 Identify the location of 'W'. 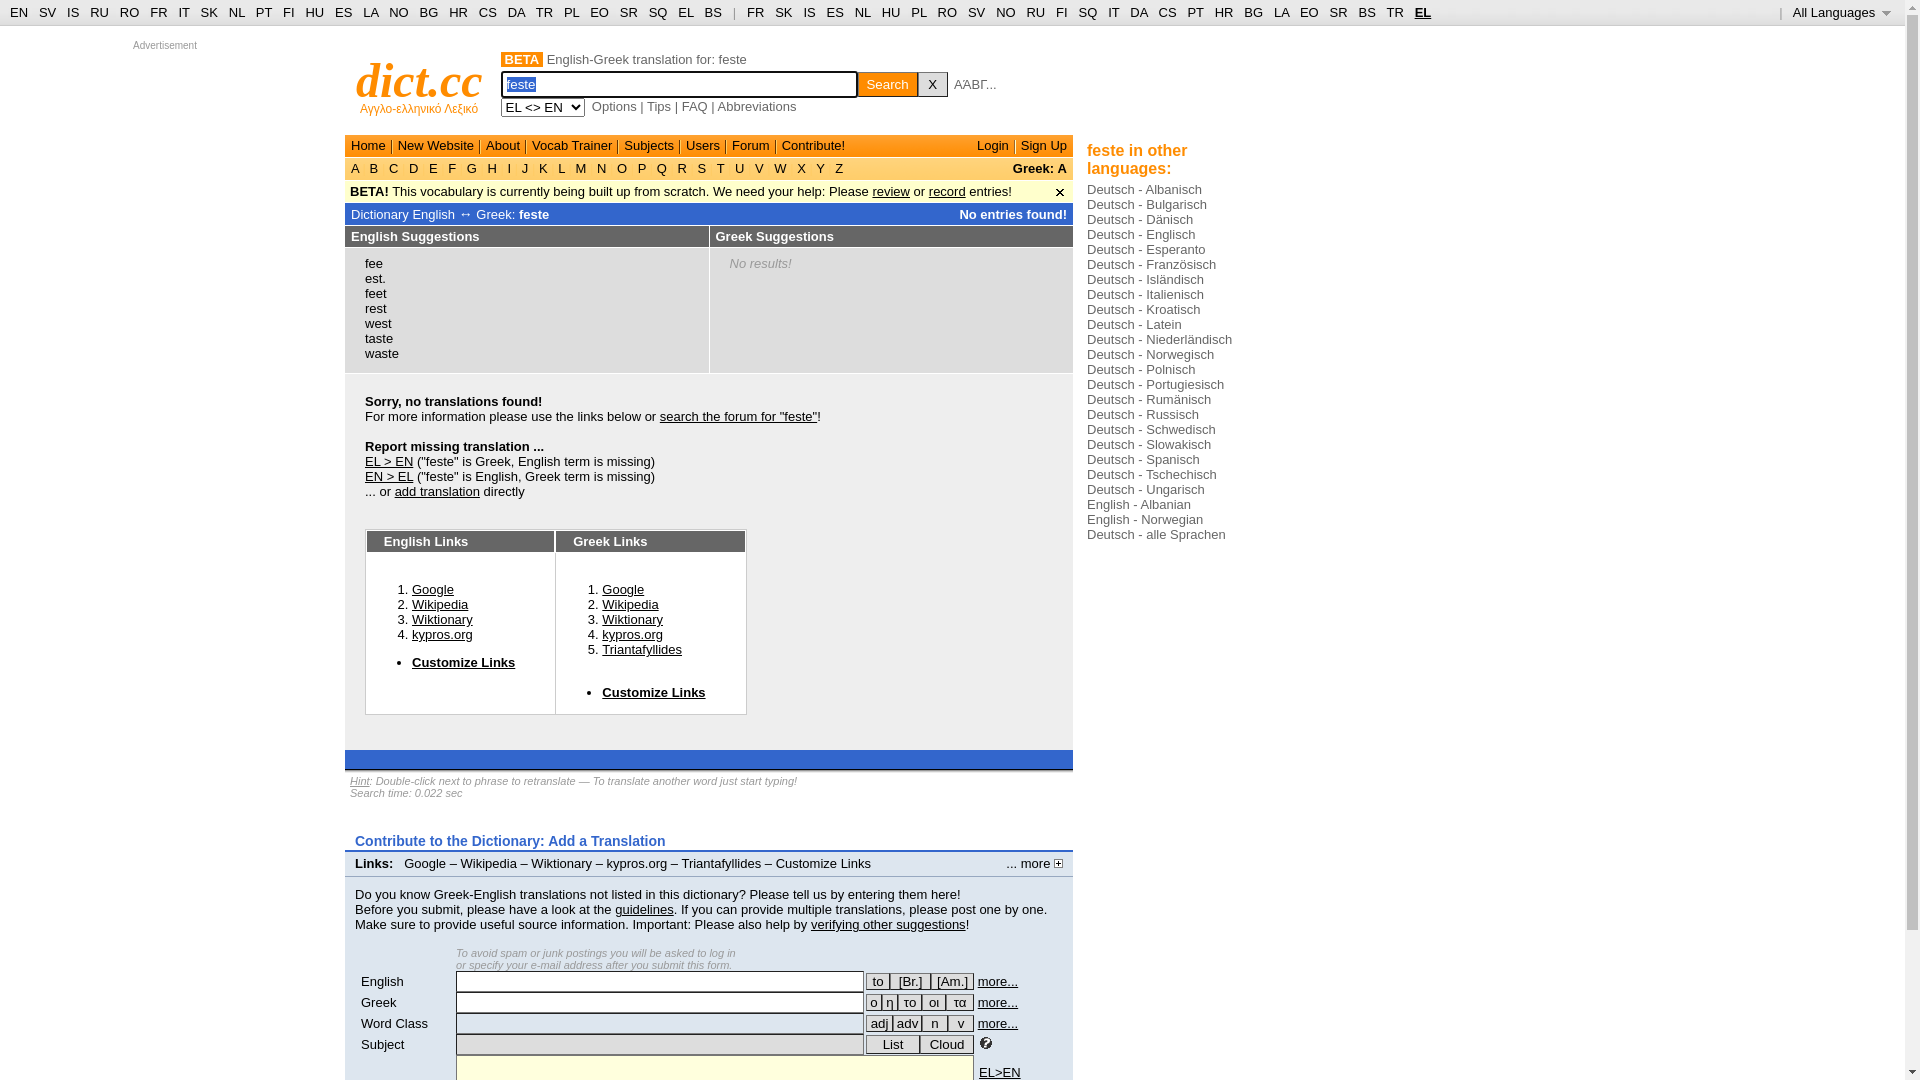
(780, 167).